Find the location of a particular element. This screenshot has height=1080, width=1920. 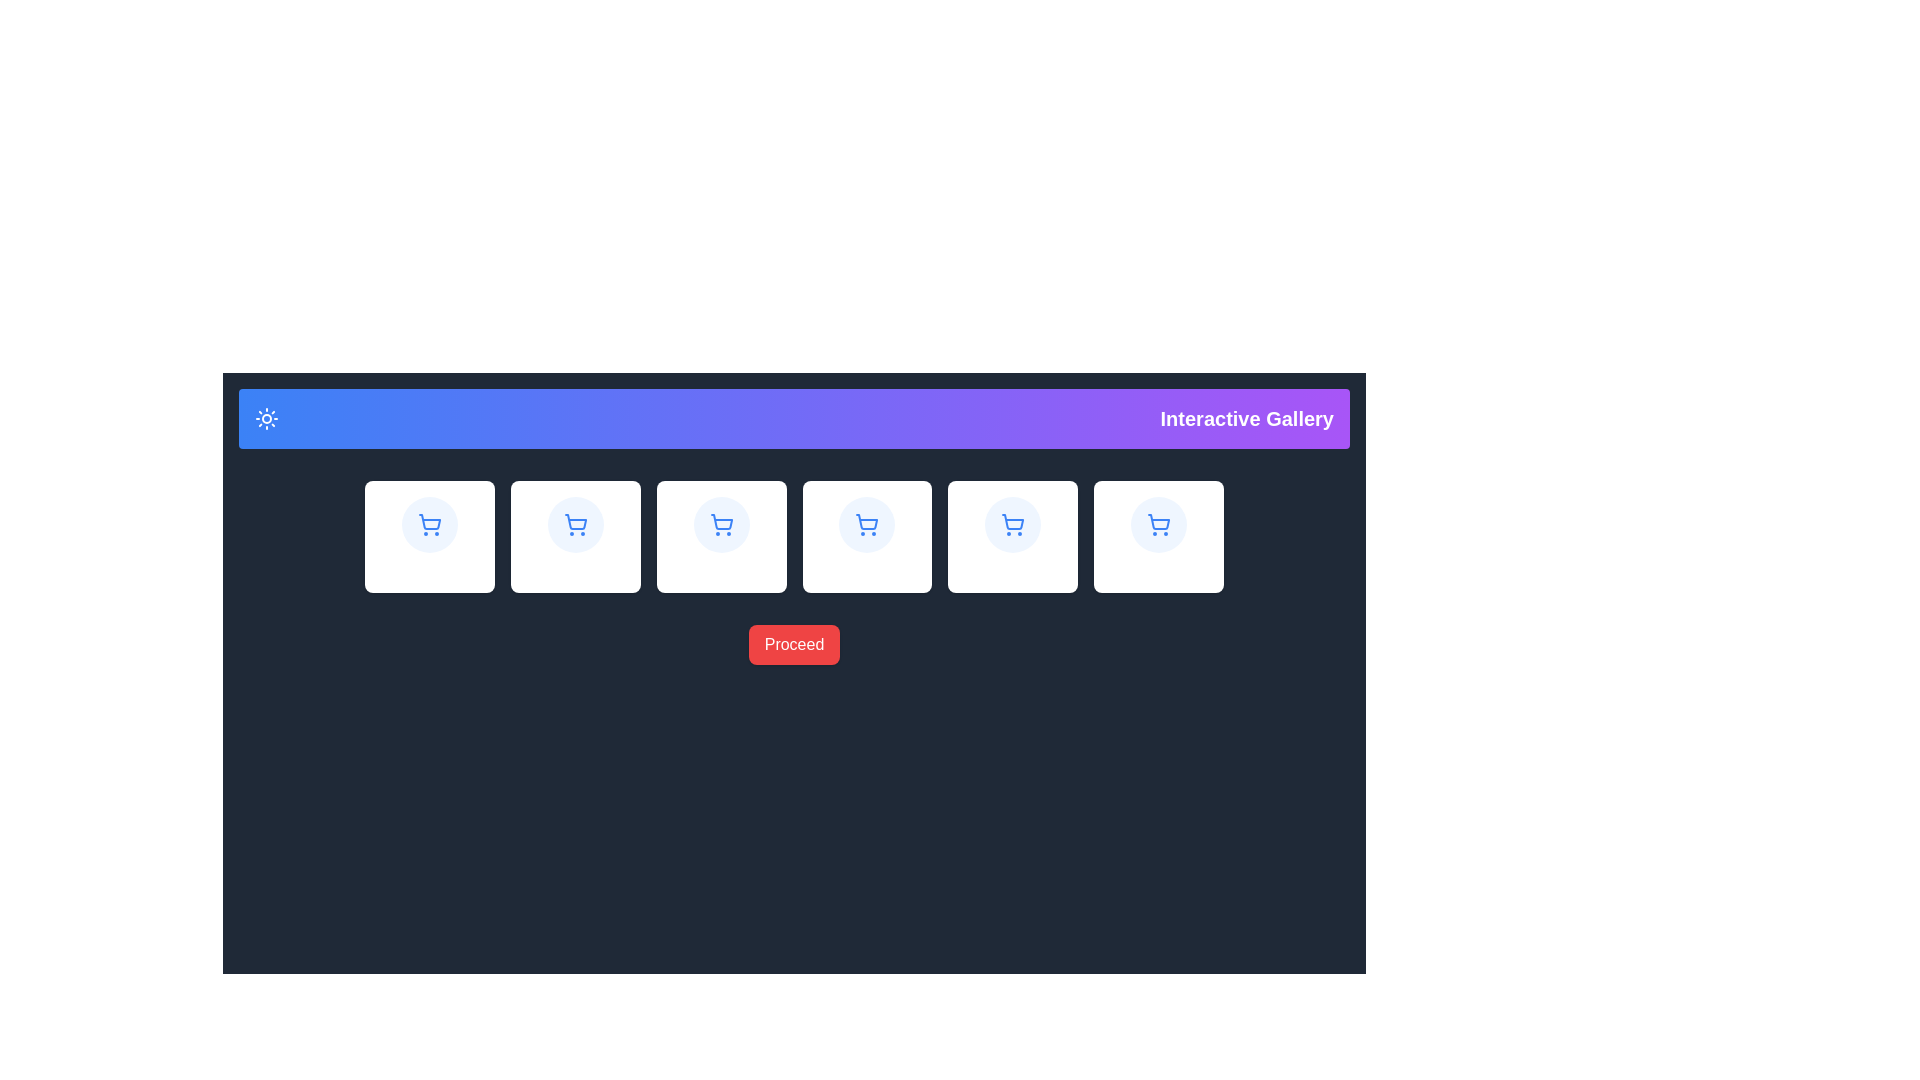

the circular light blue background icon containing a blue shopping cart located at the bottom of the last card in the horizontal row of elements is located at coordinates (1159, 523).